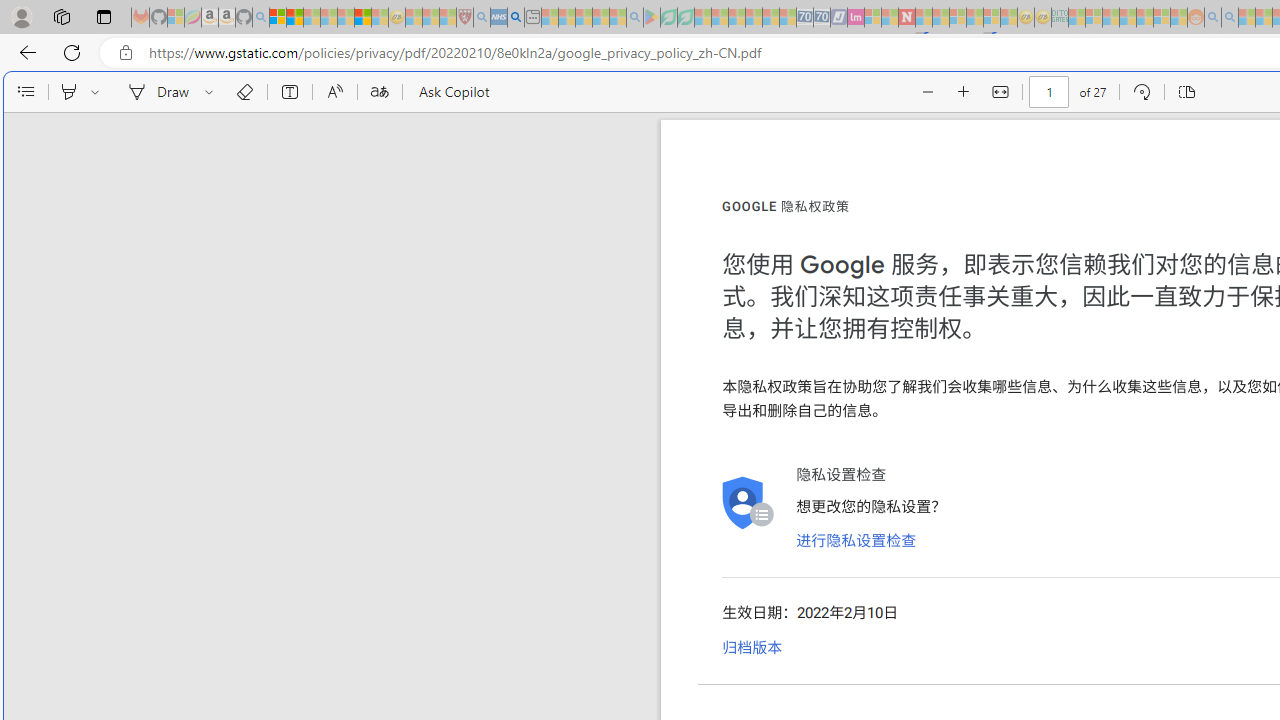  What do you see at coordinates (1092, 17) in the screenshot?
I see `'Microsoft account | Privacy - Sleeping'` at bounding box center [1092, 17].